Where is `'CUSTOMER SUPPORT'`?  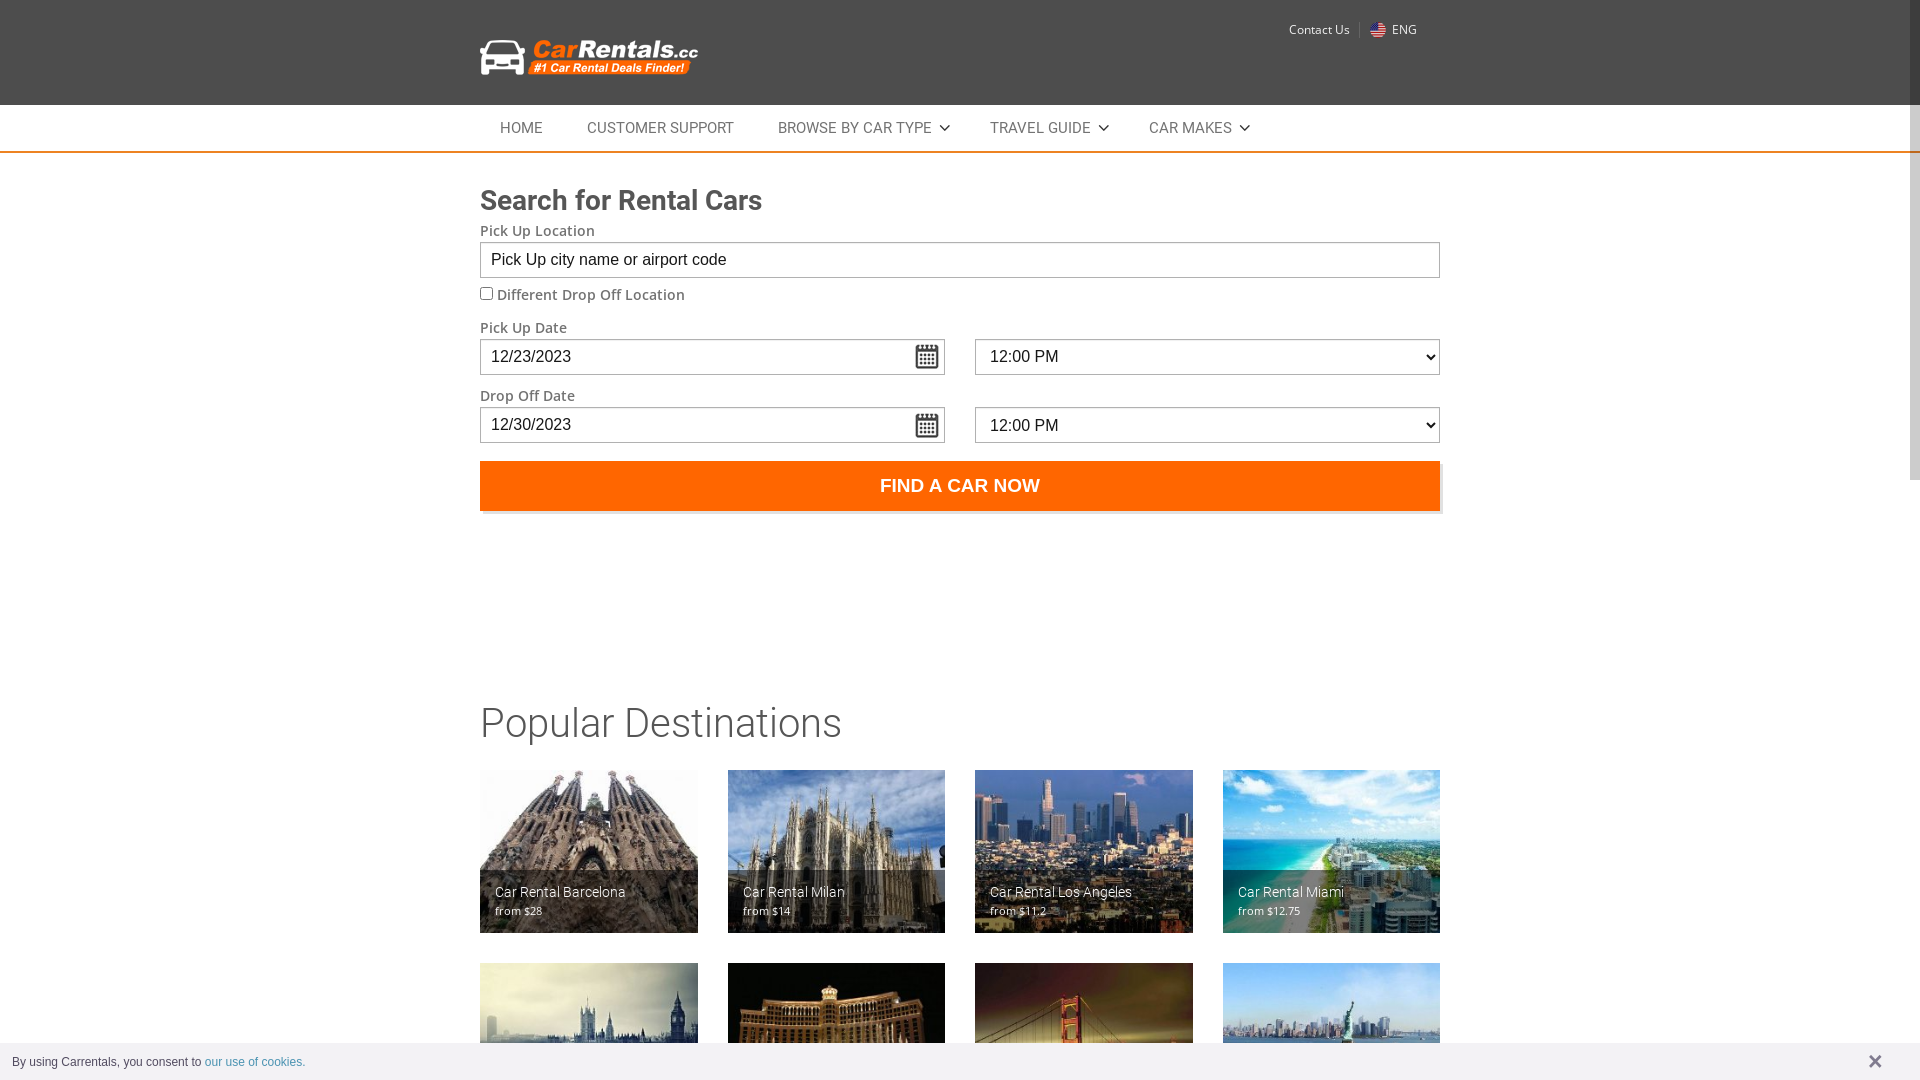 'CUSTOMER SUPPORT' is located at coordinates (660, 127).